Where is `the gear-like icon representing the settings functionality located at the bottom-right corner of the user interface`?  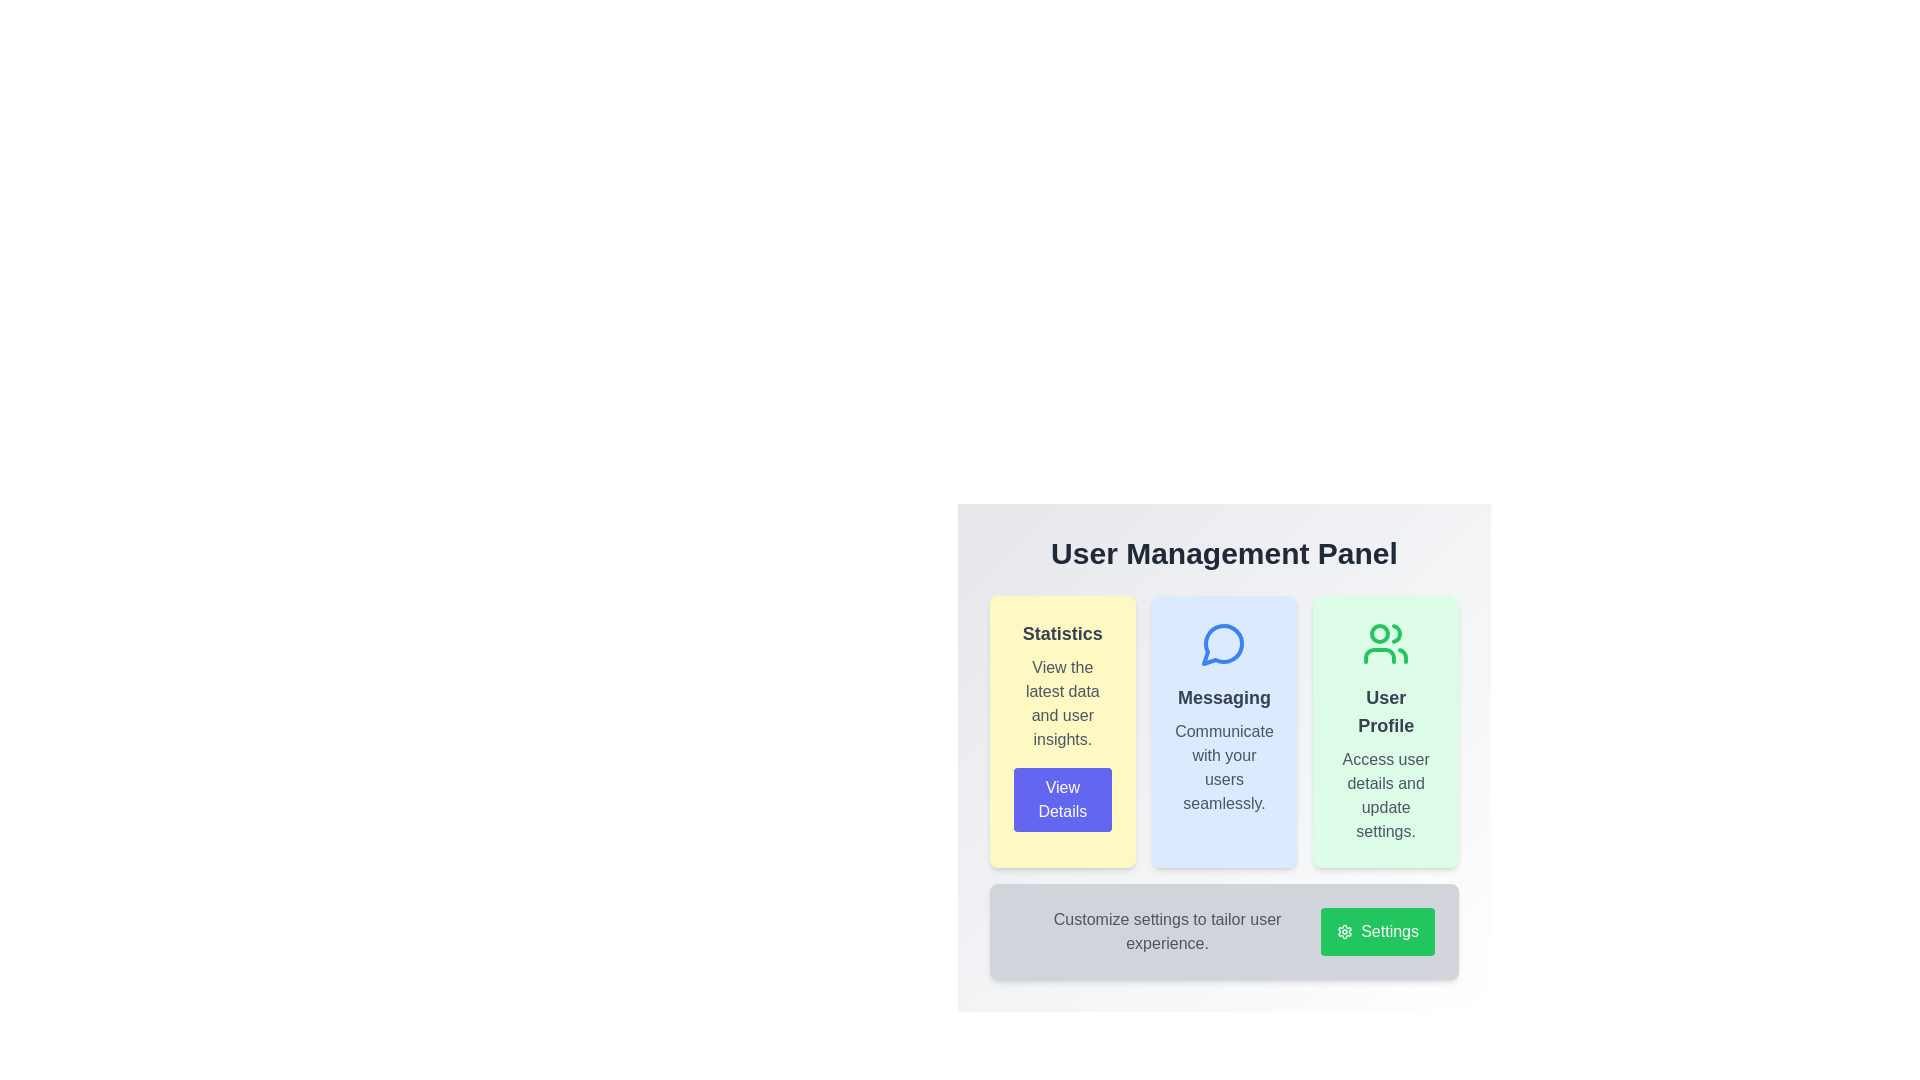 the gear-like icon representing the settings functionality located at the bottom-right corner of the user interface is located at coordinates (1345, 932).